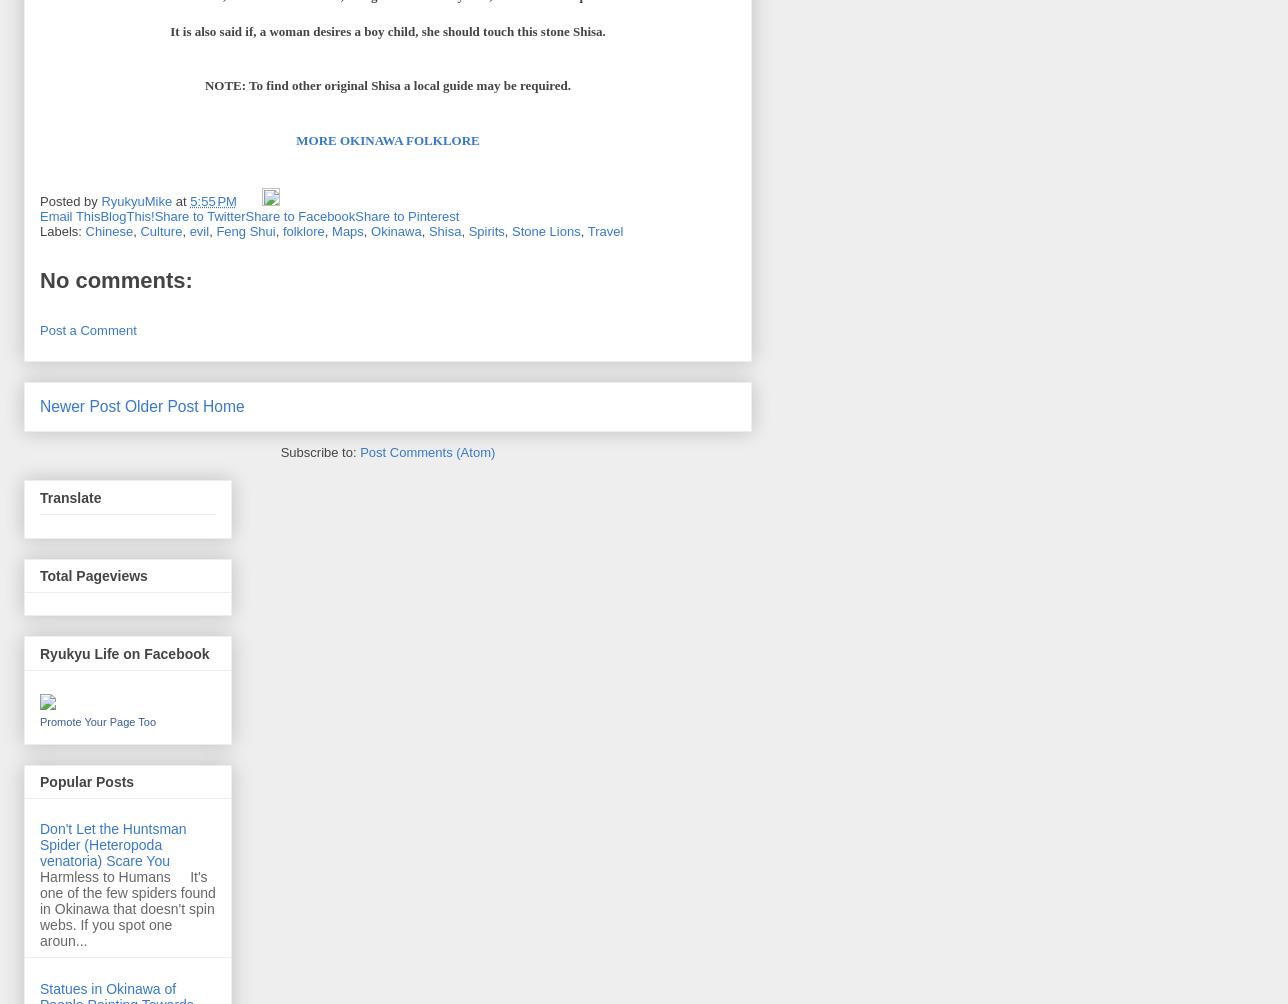  I want to click on 'Don't Let the Huntsman Spider (Heteropoda venatoria) Scare You', so click(112, 843).